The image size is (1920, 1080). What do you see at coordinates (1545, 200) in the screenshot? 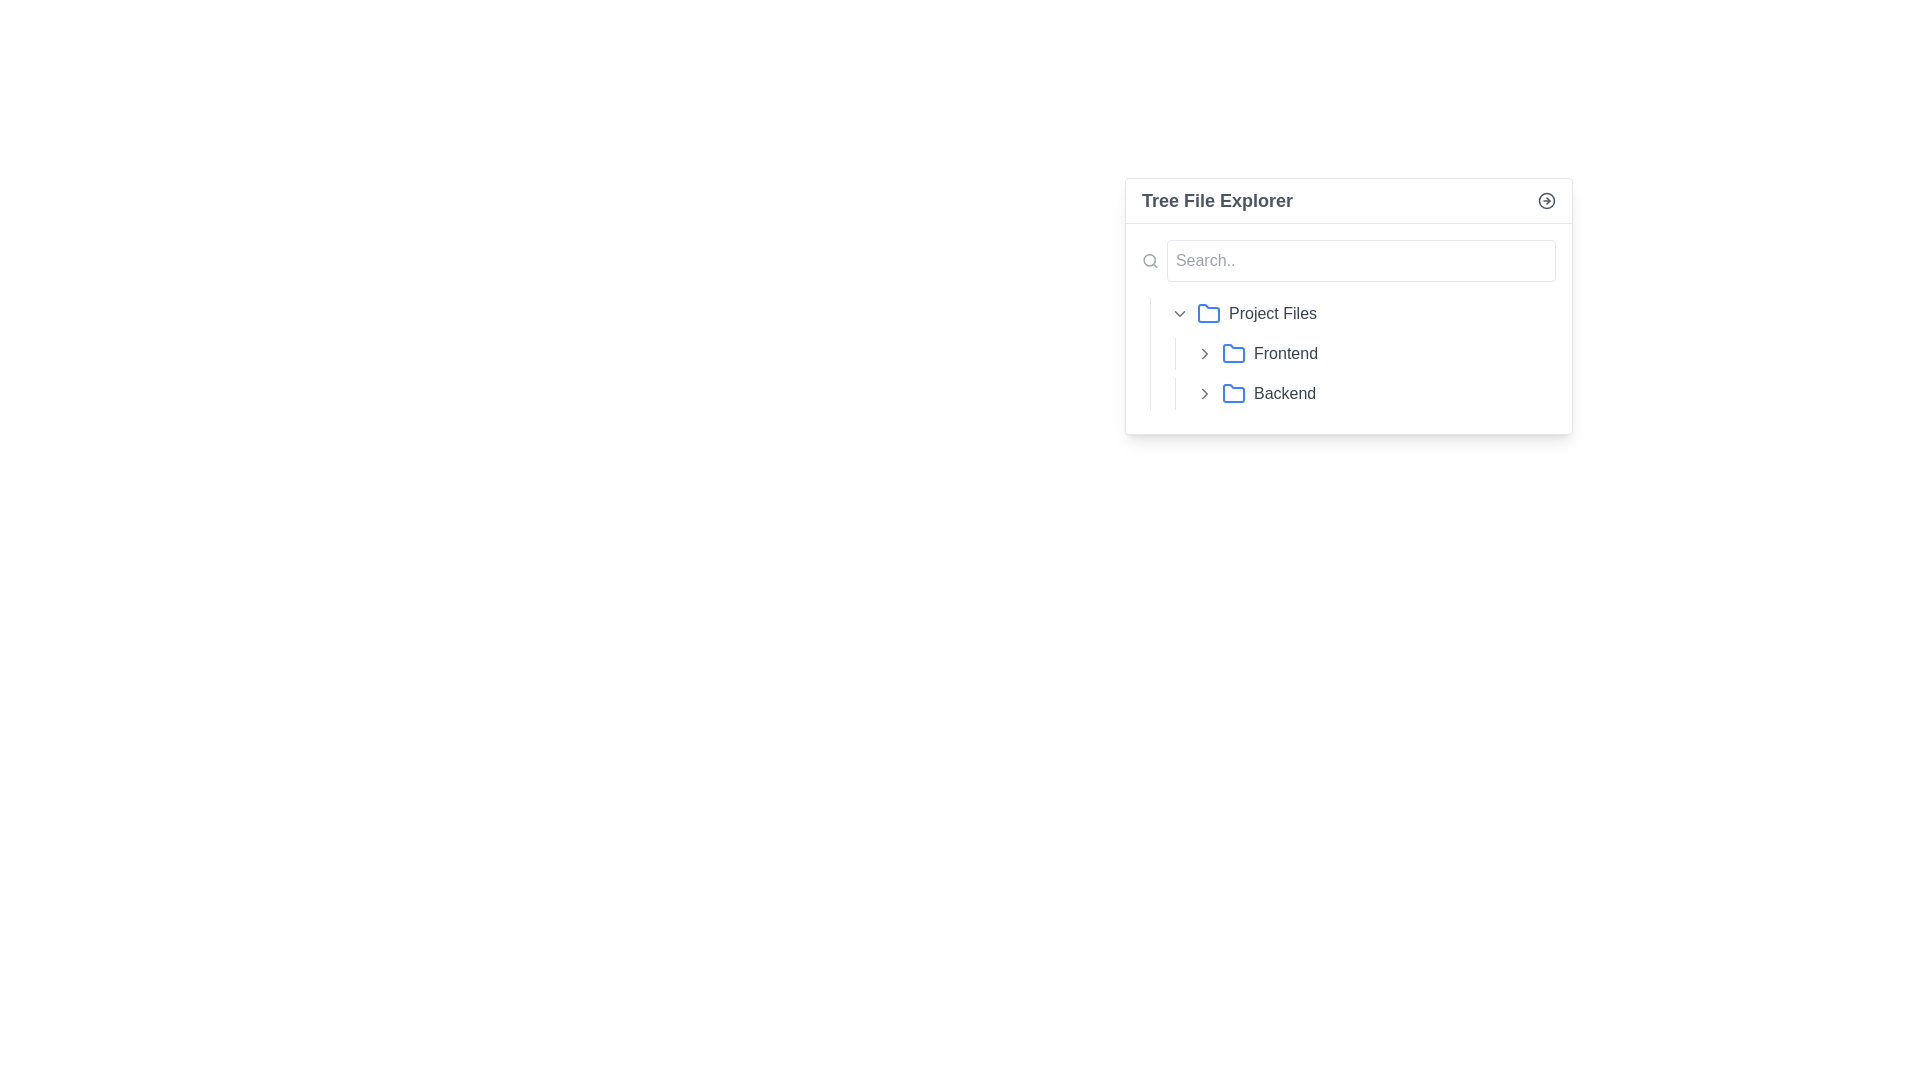
I see `the Icon button located in the 'Tree File Explorer' header, which is aligned to the far right of the header bar, adjacent to the title on the left` at bounding box center [1545, 200].